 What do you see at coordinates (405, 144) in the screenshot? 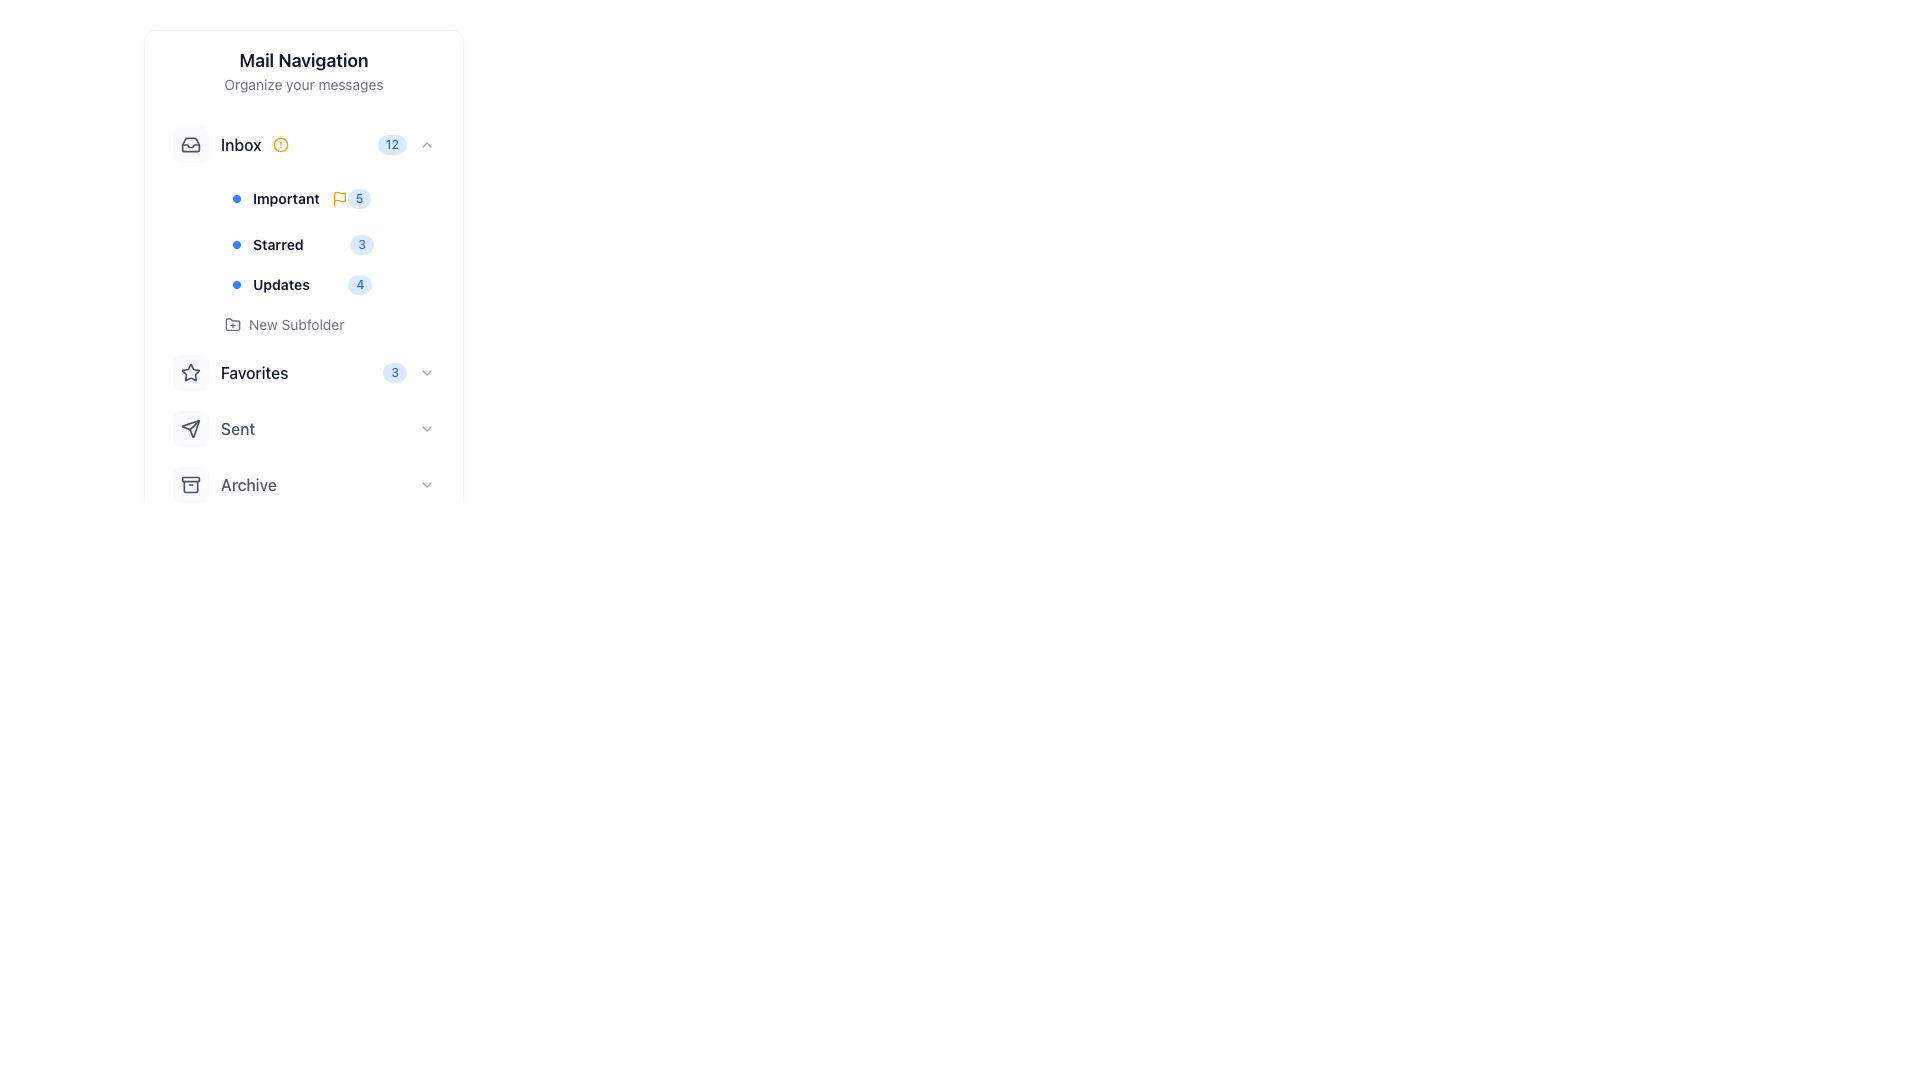
I see `the dropdown arrow of the badge showing '12' on the right side of the 'Inbox' label in the Mail Navigation menu` at bounding box center [405, 144].